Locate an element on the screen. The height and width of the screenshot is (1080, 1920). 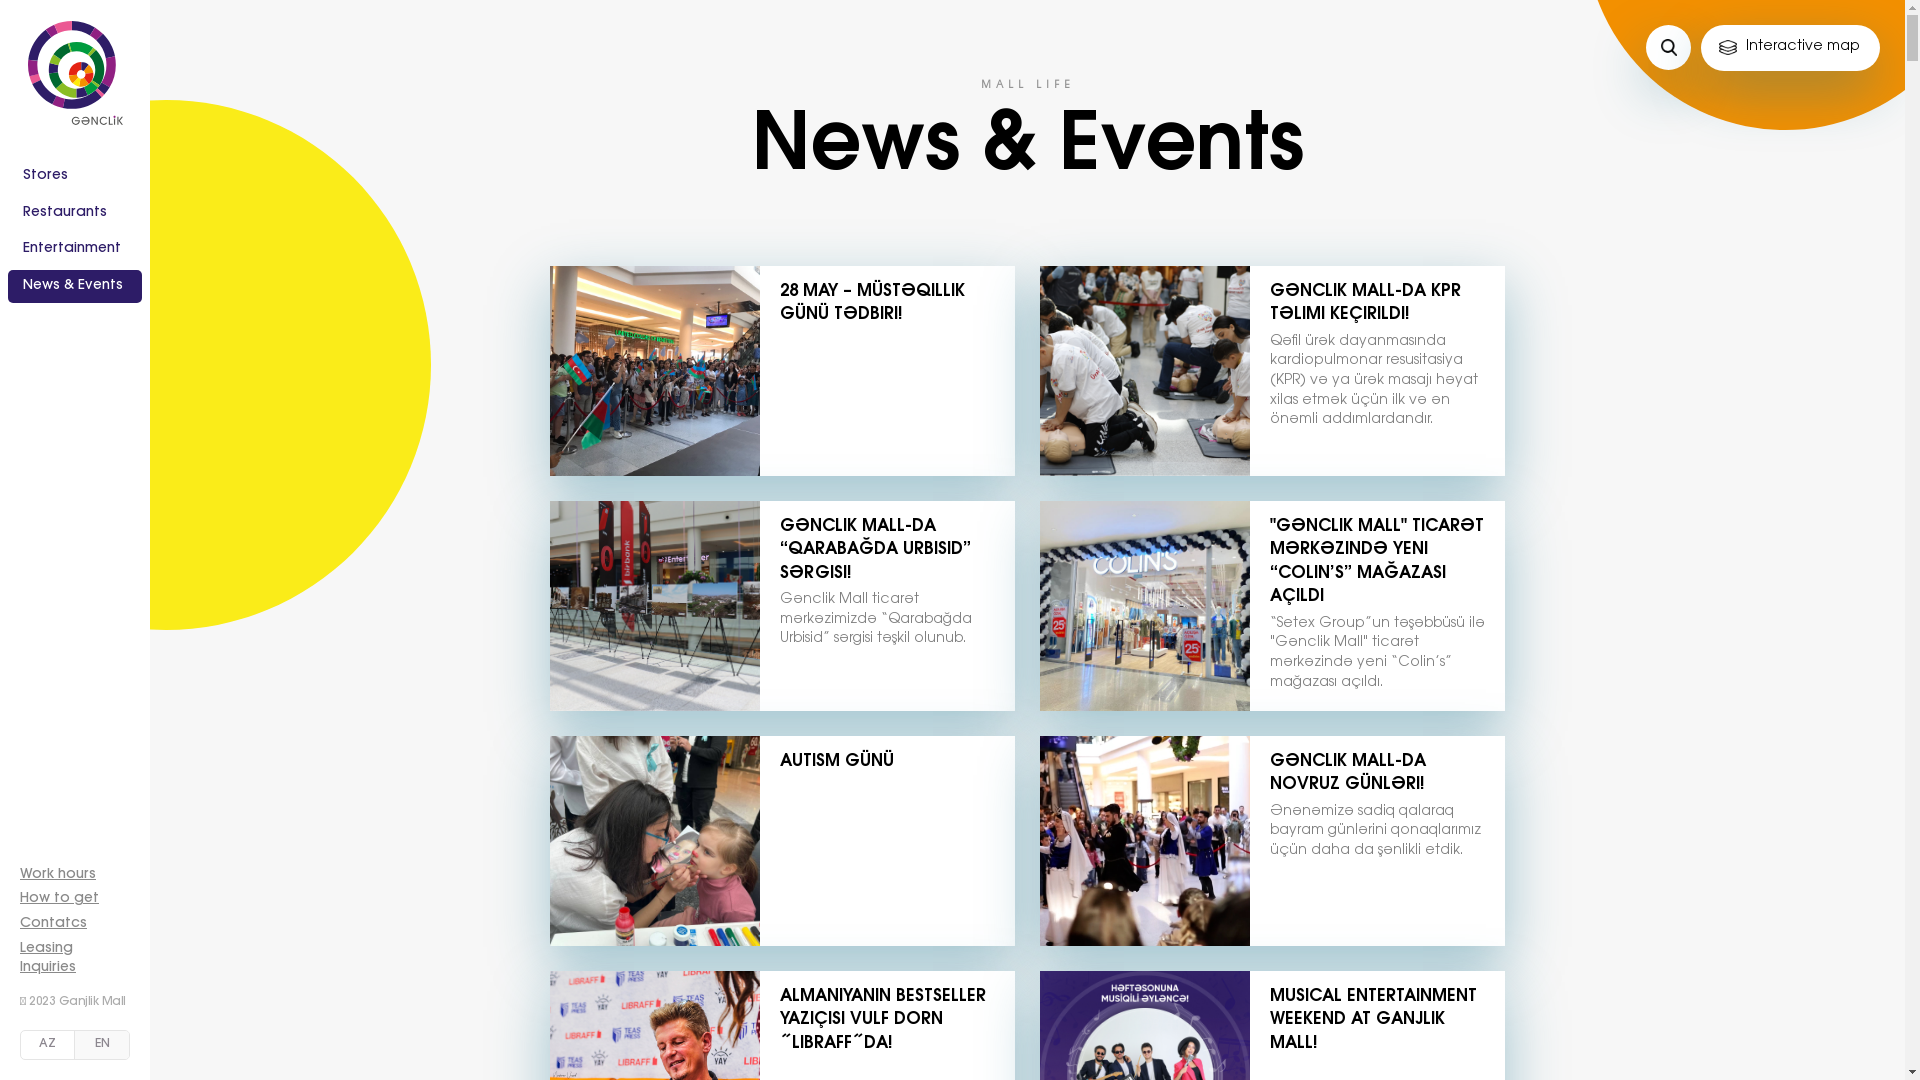
'Work hours' is located at coordinates (57, 874).